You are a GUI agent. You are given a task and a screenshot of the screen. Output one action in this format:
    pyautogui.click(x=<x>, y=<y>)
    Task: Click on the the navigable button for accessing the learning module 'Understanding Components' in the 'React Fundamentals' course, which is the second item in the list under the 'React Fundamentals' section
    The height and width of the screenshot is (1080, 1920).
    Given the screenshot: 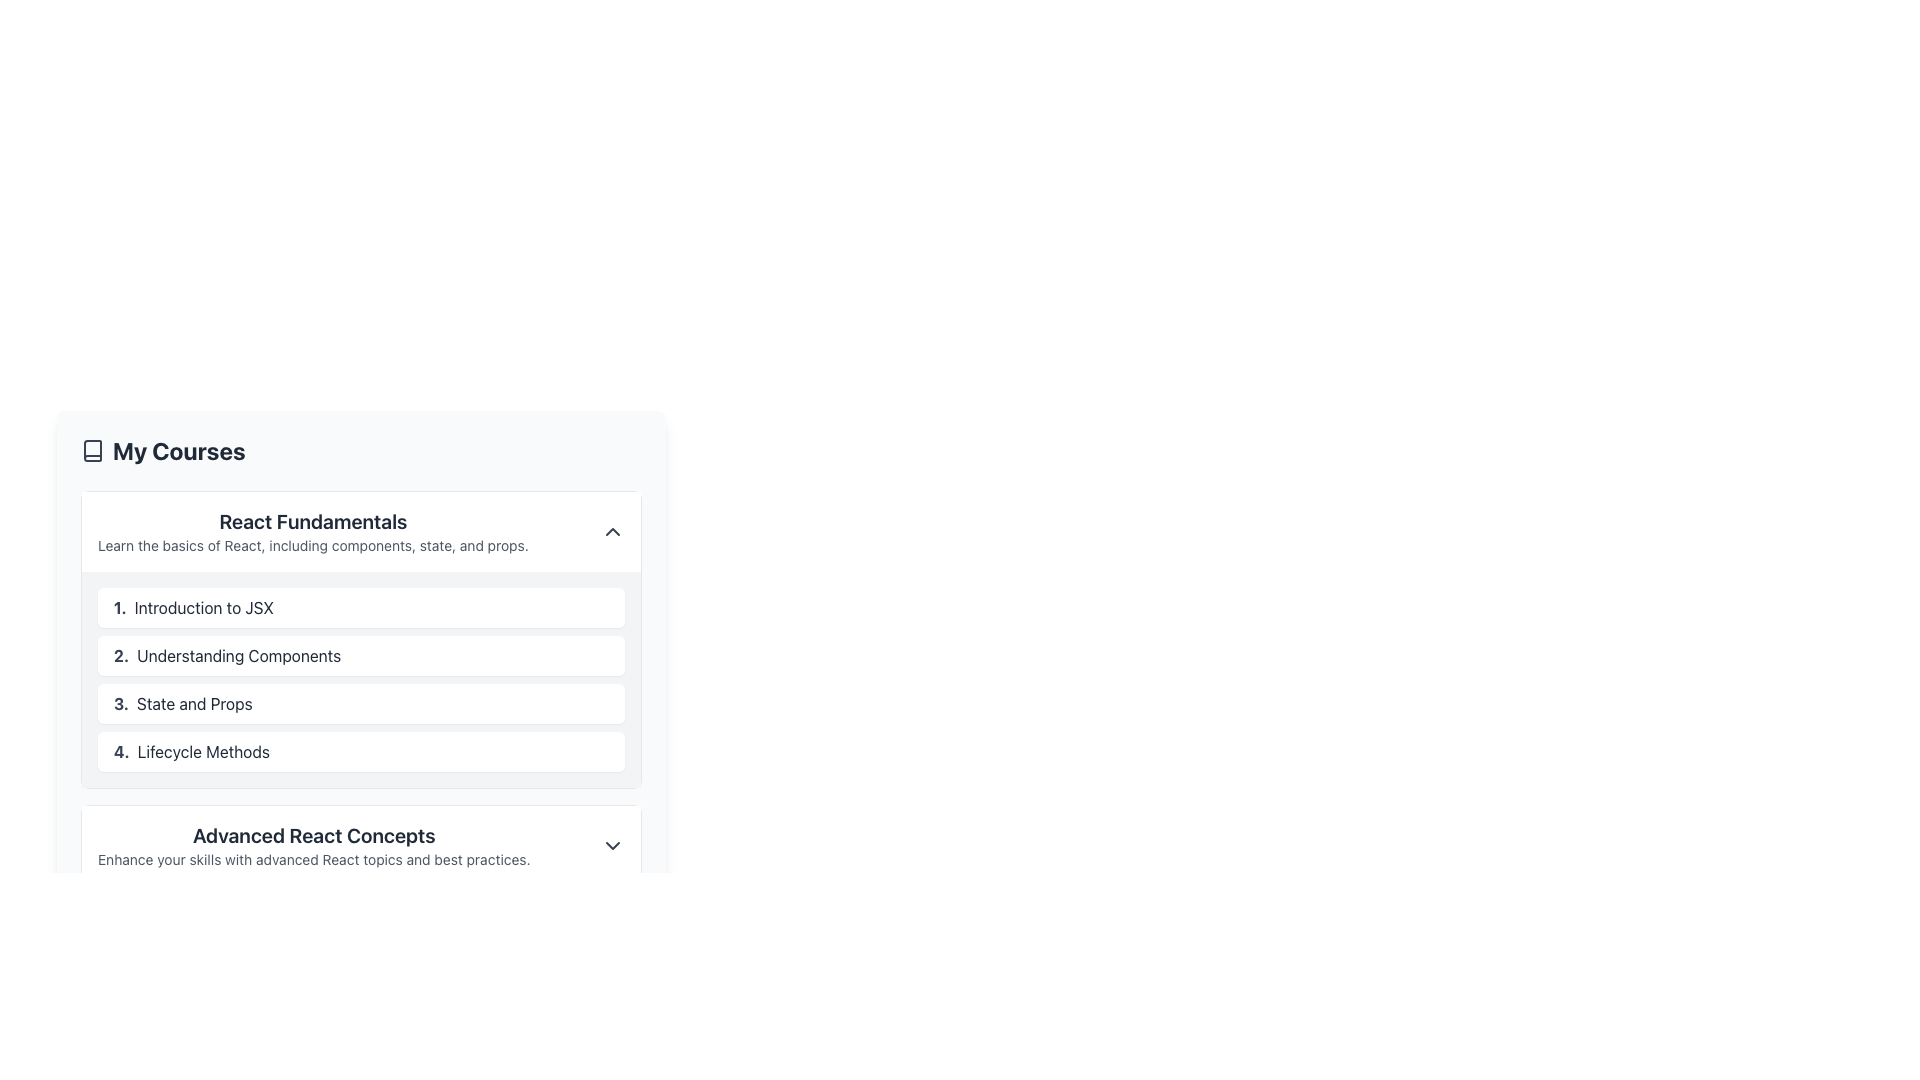 What is the action you would take?
    pyautogui.click(x=361, y=655)
    